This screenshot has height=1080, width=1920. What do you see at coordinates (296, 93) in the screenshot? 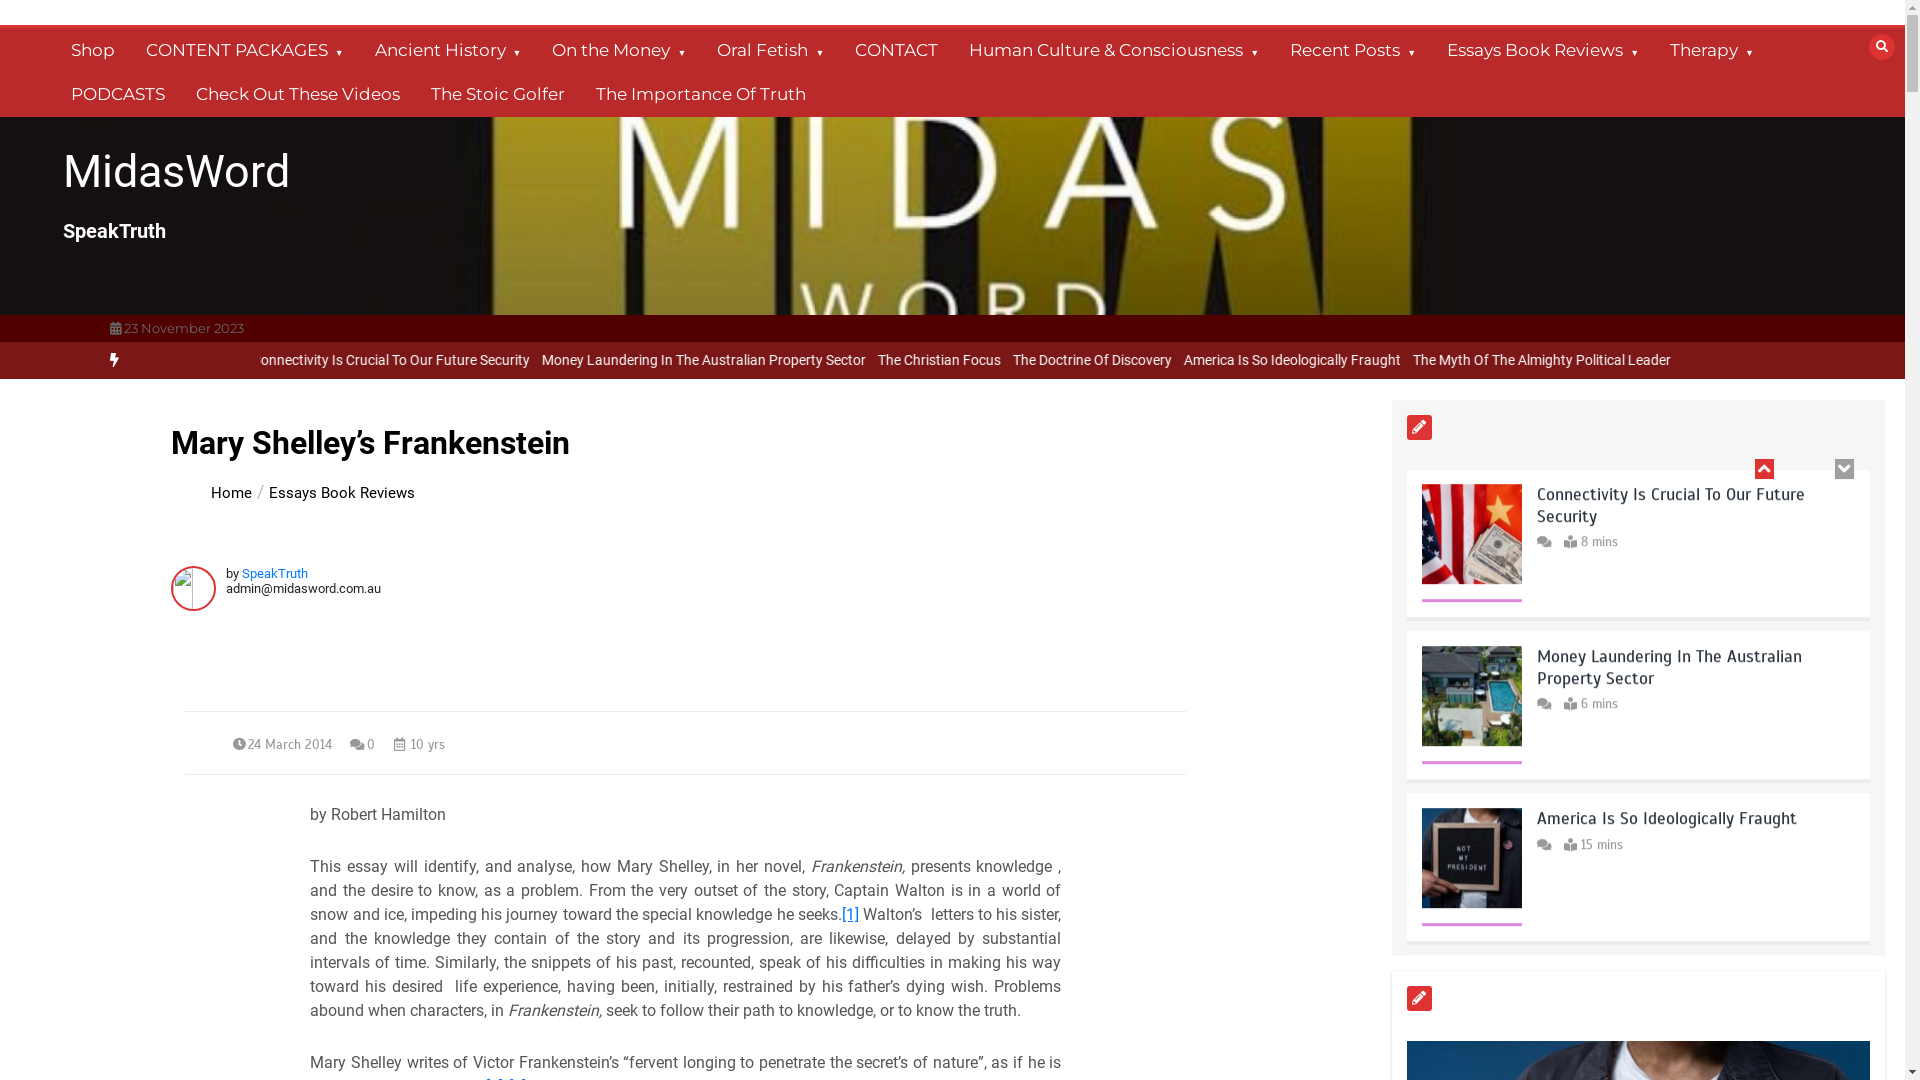
I see `'Check Out These Videos'` at bounding box center [296, 93].